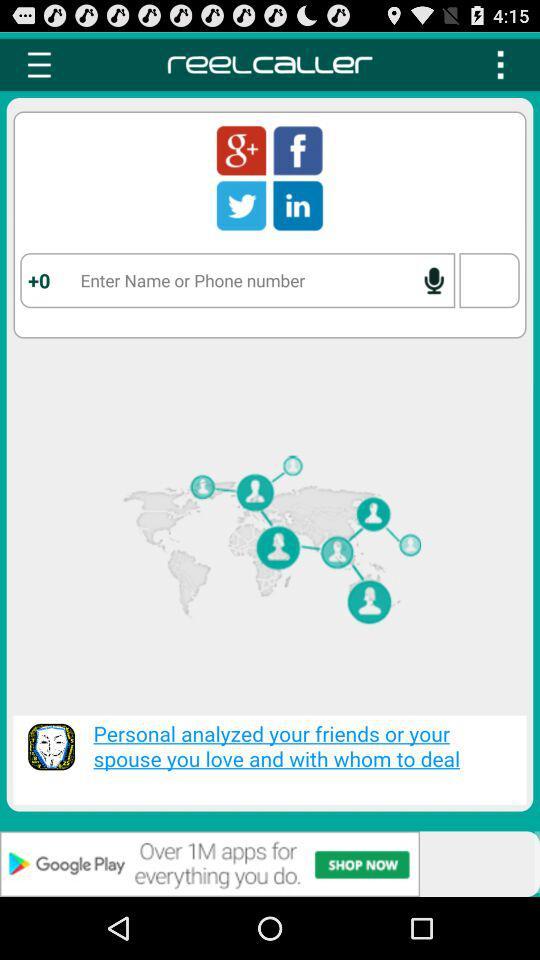 The width and height of the screenshot is (540, 960). Describe the element at coordinates (499, 64) in the screenshot. I see `the menu button` at that location.